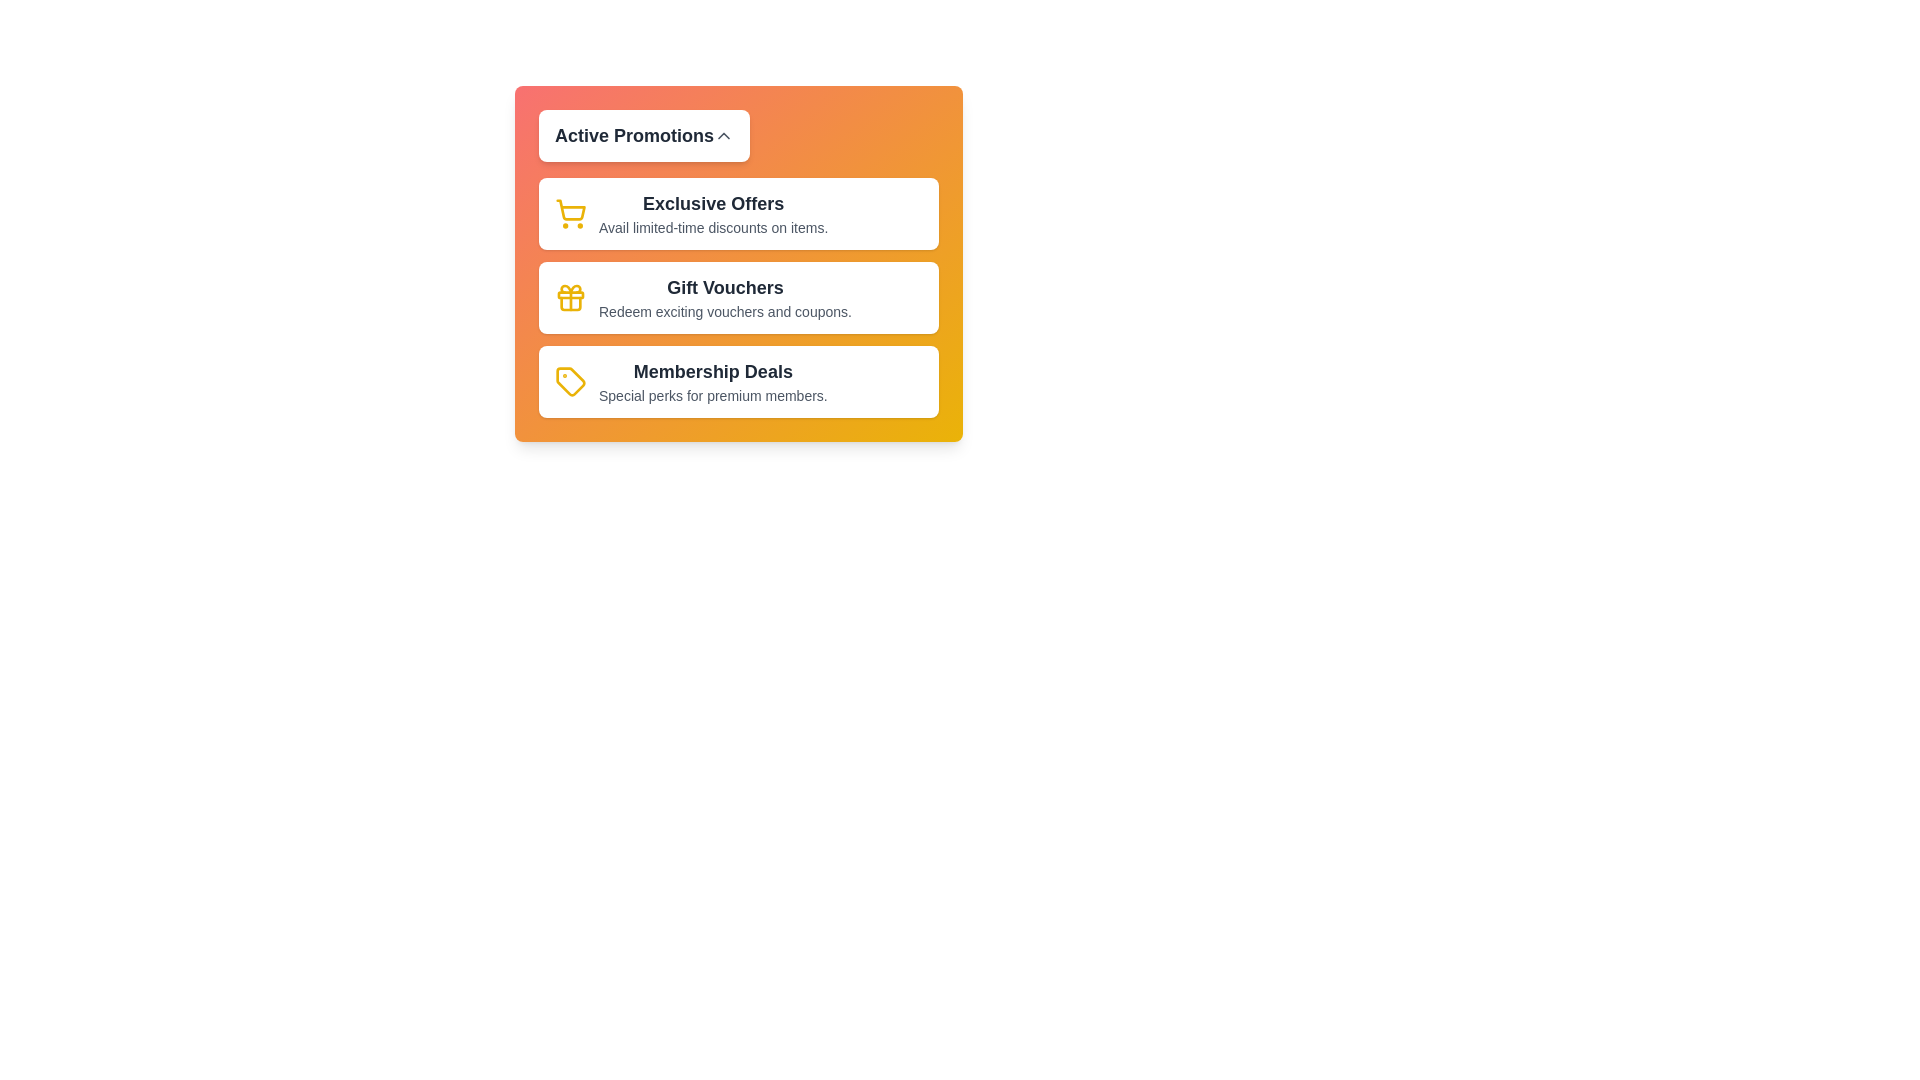  I want to click on the icon corresponding to Gift Vouchers to interact with it, so click(570, 297).